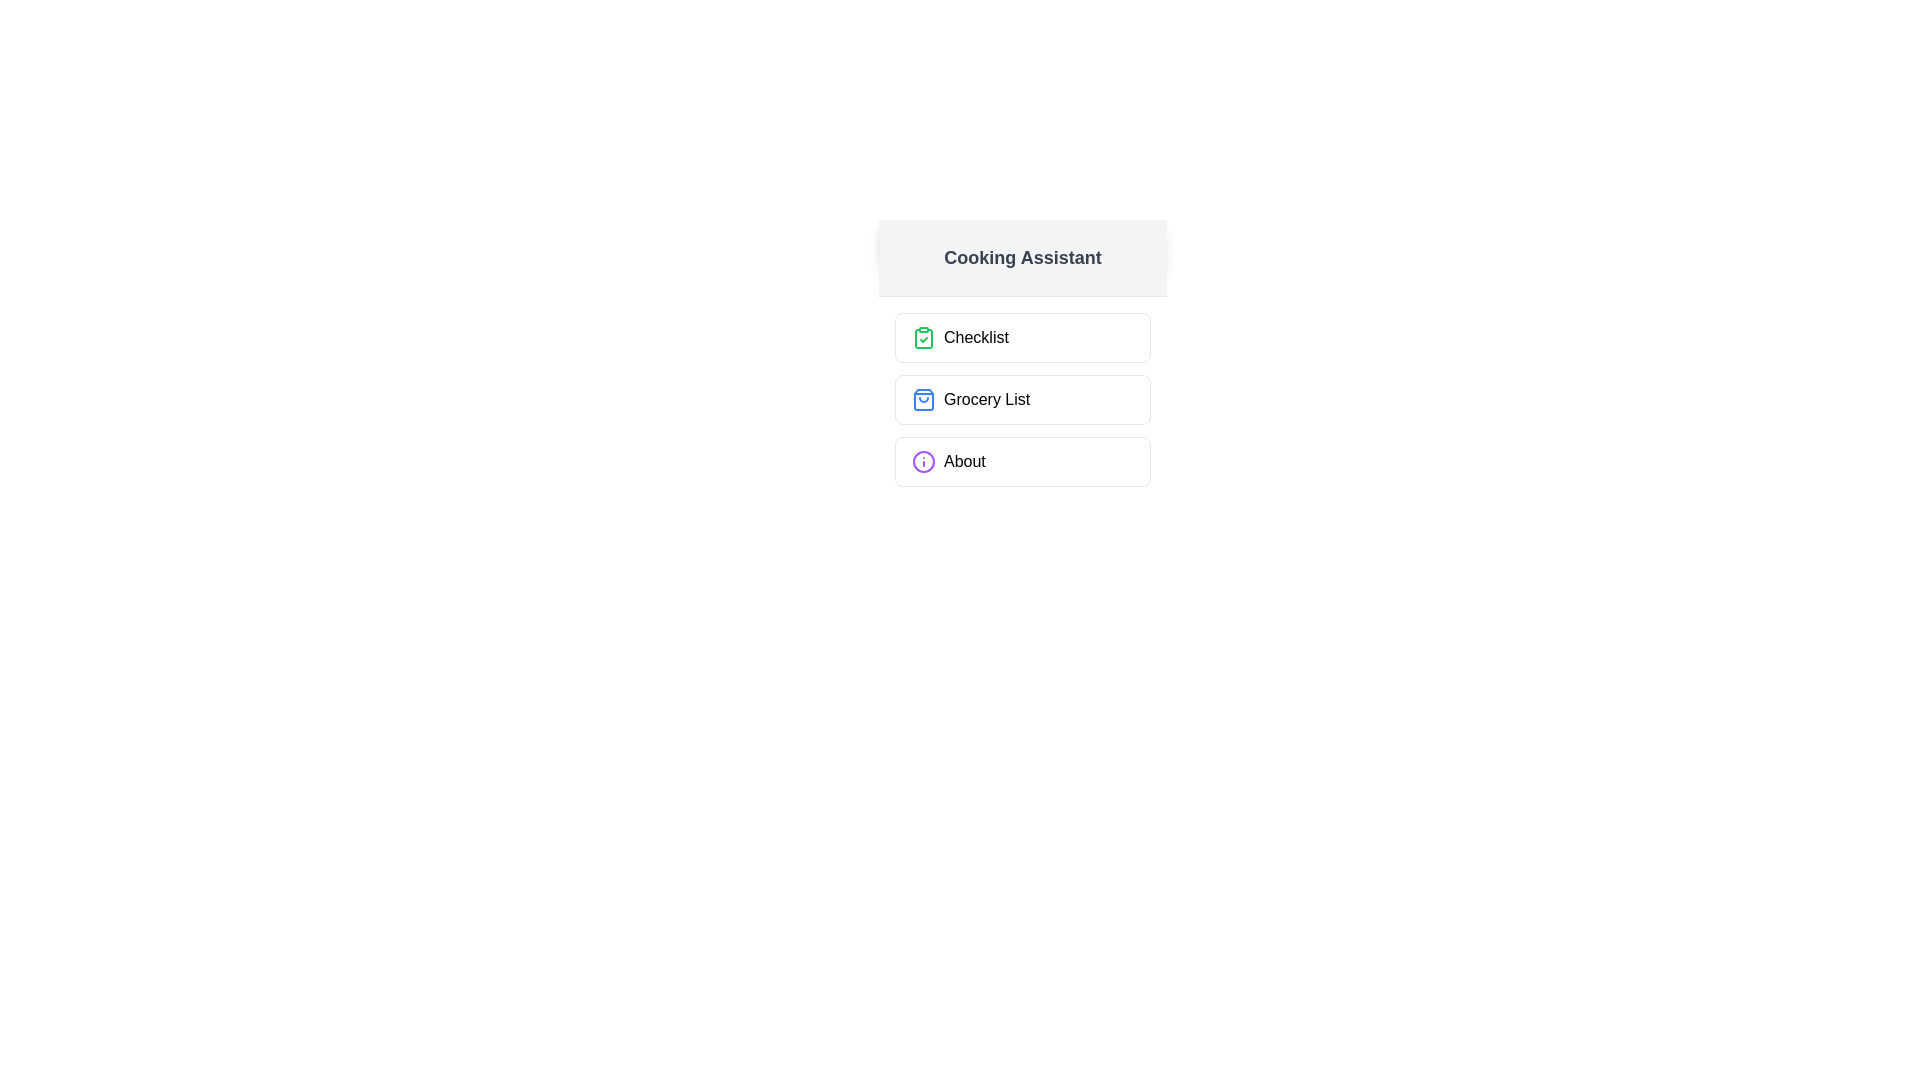 The height and width of the screenshot is (1080, 1920). What do you see at coordinates (1022, 400) in the screenshot?
I see `the 'Grocery List' button` at bounding box center [1022, 400].